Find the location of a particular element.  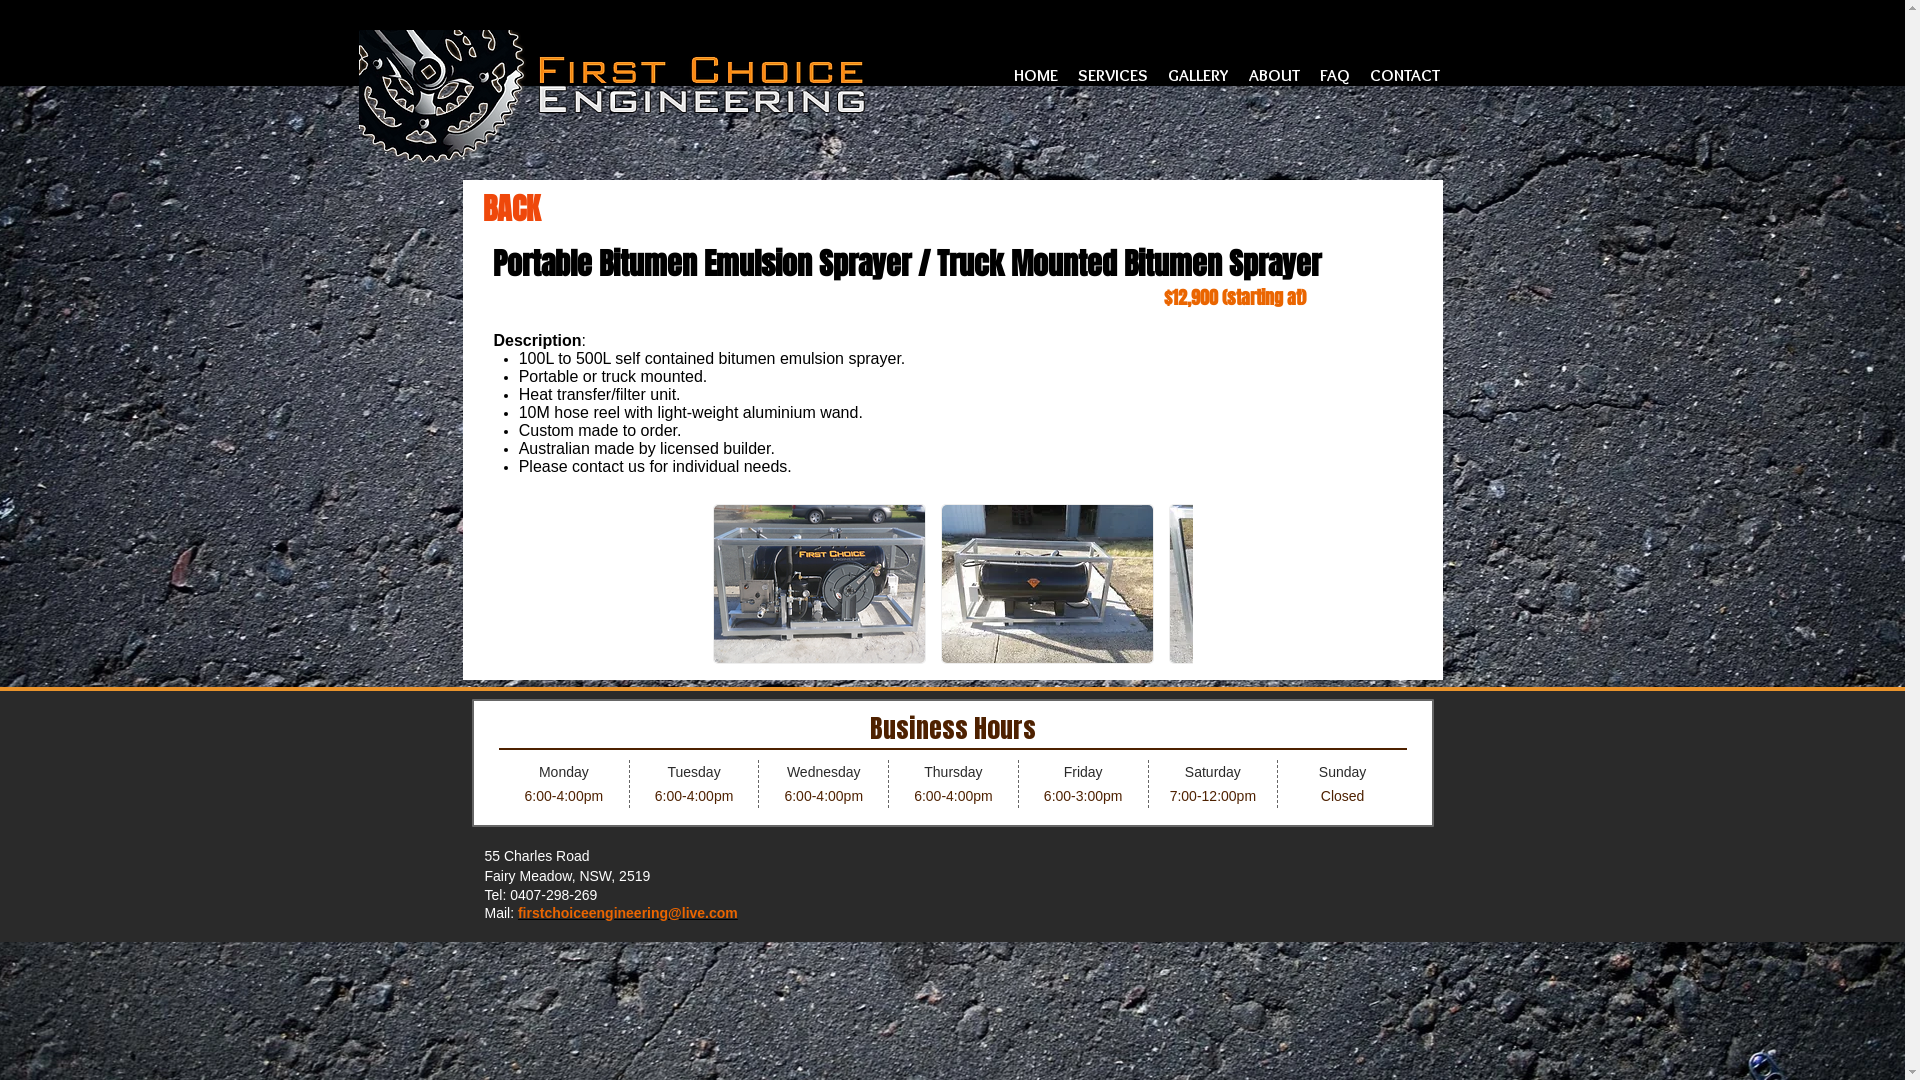

'BACK' is located at coordinates (481, 208).